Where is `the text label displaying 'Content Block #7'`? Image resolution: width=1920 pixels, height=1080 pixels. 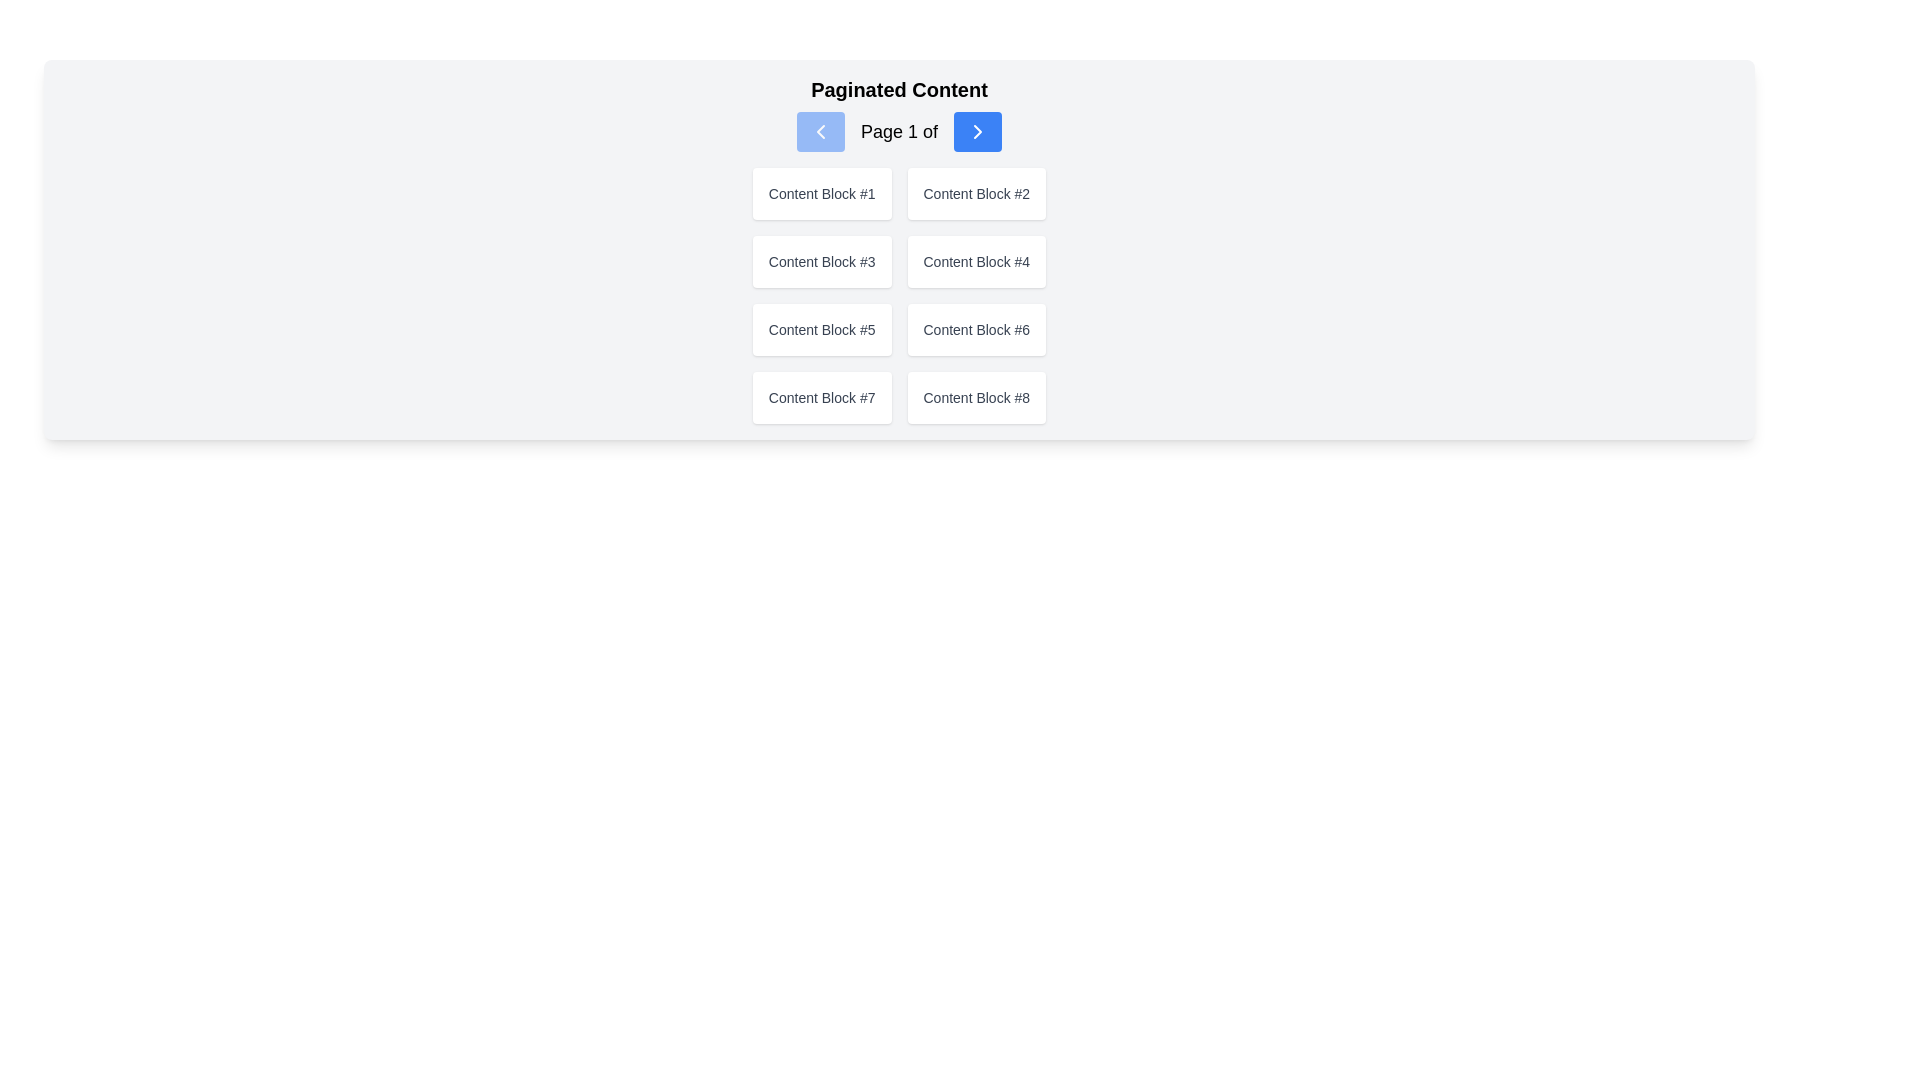
the text label displaying 'Content Block #7' is located at coordinates (822, 397).